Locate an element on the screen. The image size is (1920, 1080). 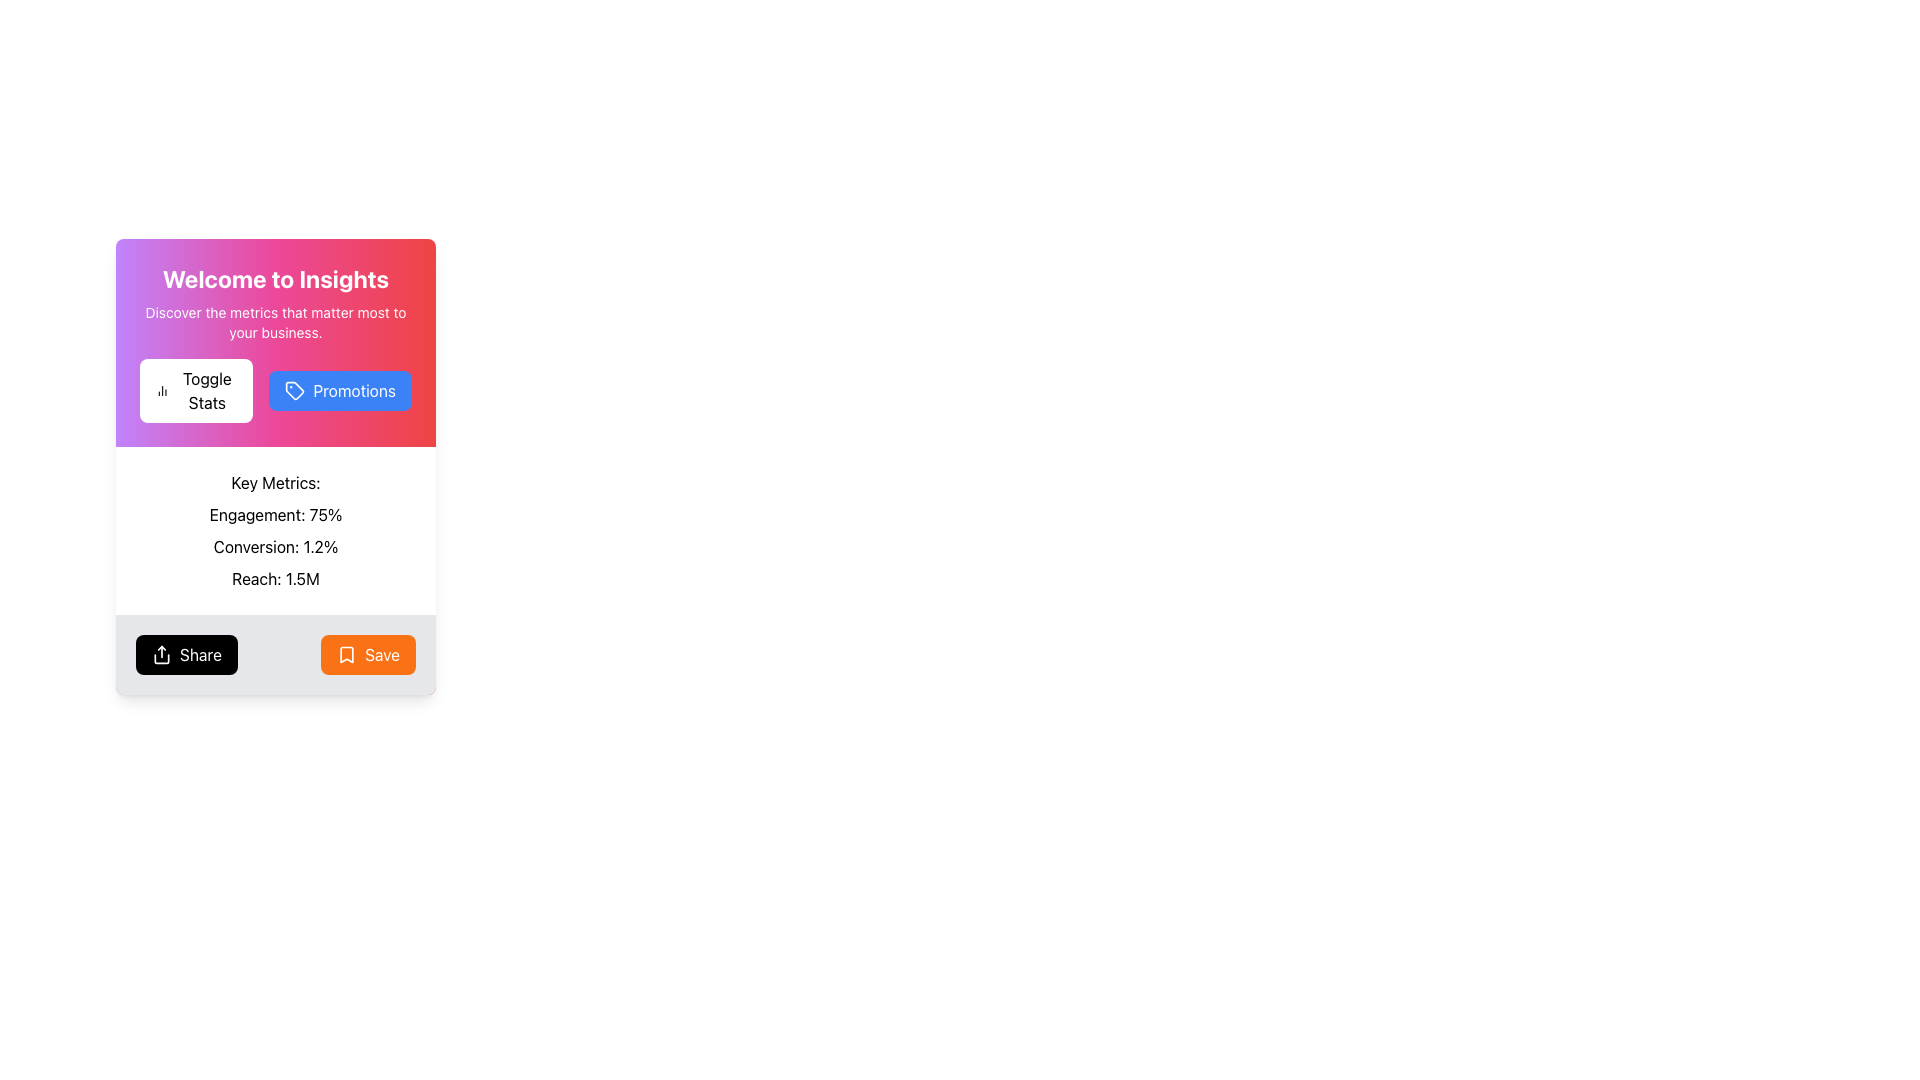
text from the 'Conversion' metric, which is the second item in the 'Key Metrics' list, positioned between 'Engagement: 75%' and 'Reach: 1.5M' is located at coordinates (274, 547).